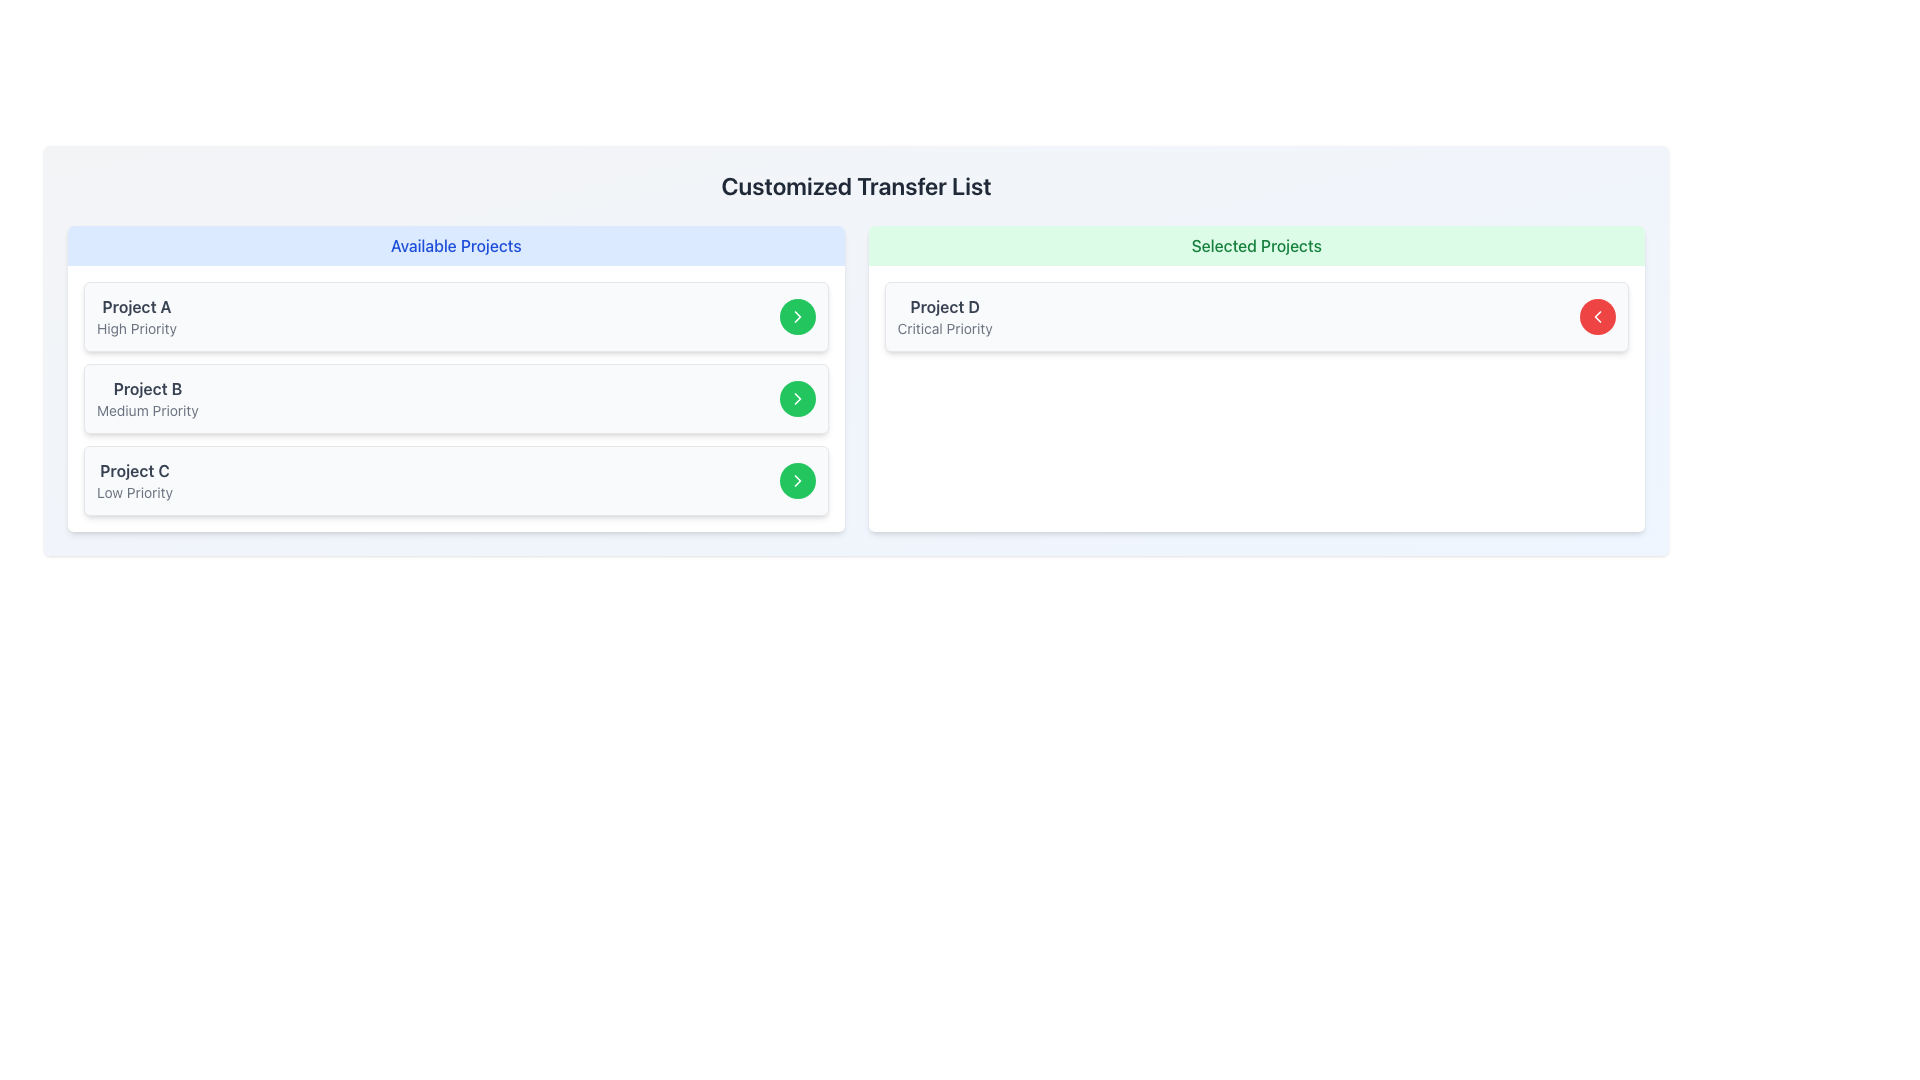  Describe the element at coordinates (796, 481) in the screenshot. I see `the chevron icon button located in the 'Available Projects' section, aligned with the entry labeled 'Project C - Low Priority', to transfer the project` at that location.